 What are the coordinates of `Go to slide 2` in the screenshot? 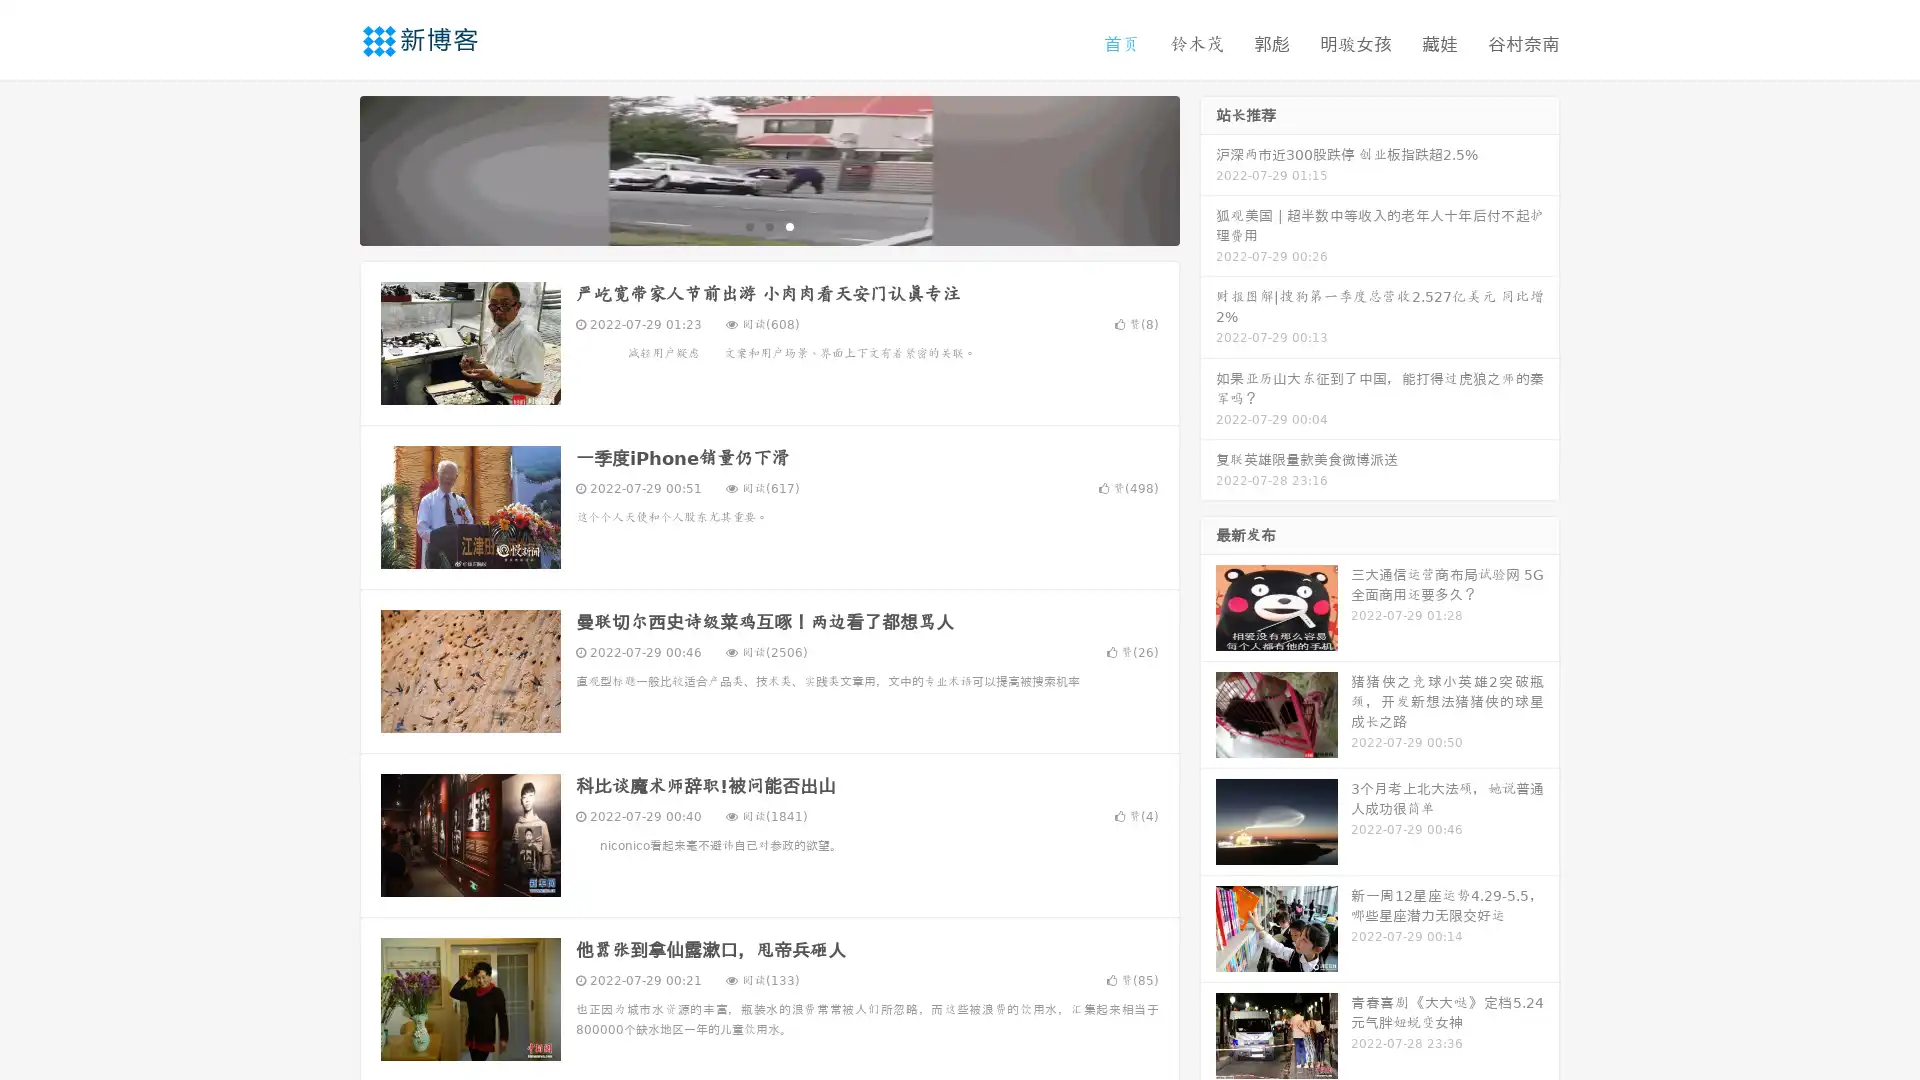 It's located at (768, 225).